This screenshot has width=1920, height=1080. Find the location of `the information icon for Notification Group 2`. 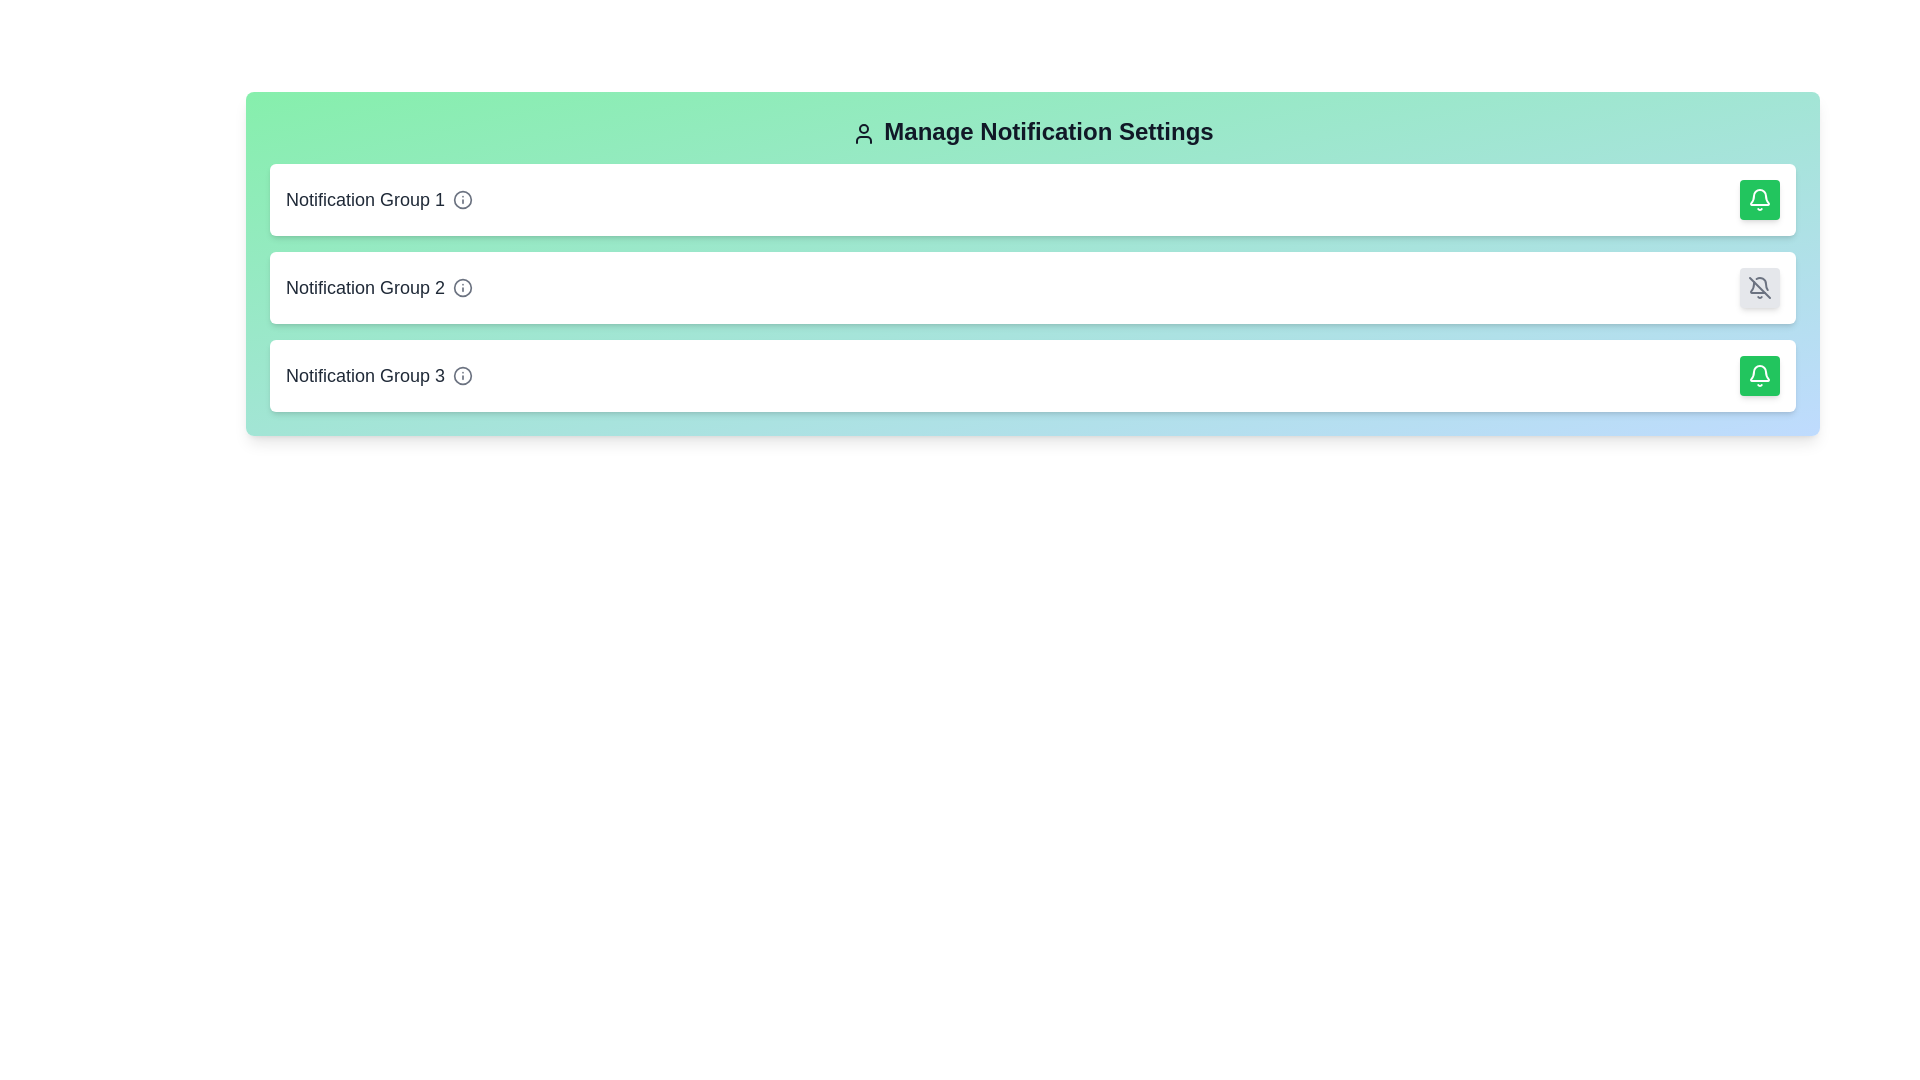

the information icon for Notification Group 2 is located at coordinates (462, 288).